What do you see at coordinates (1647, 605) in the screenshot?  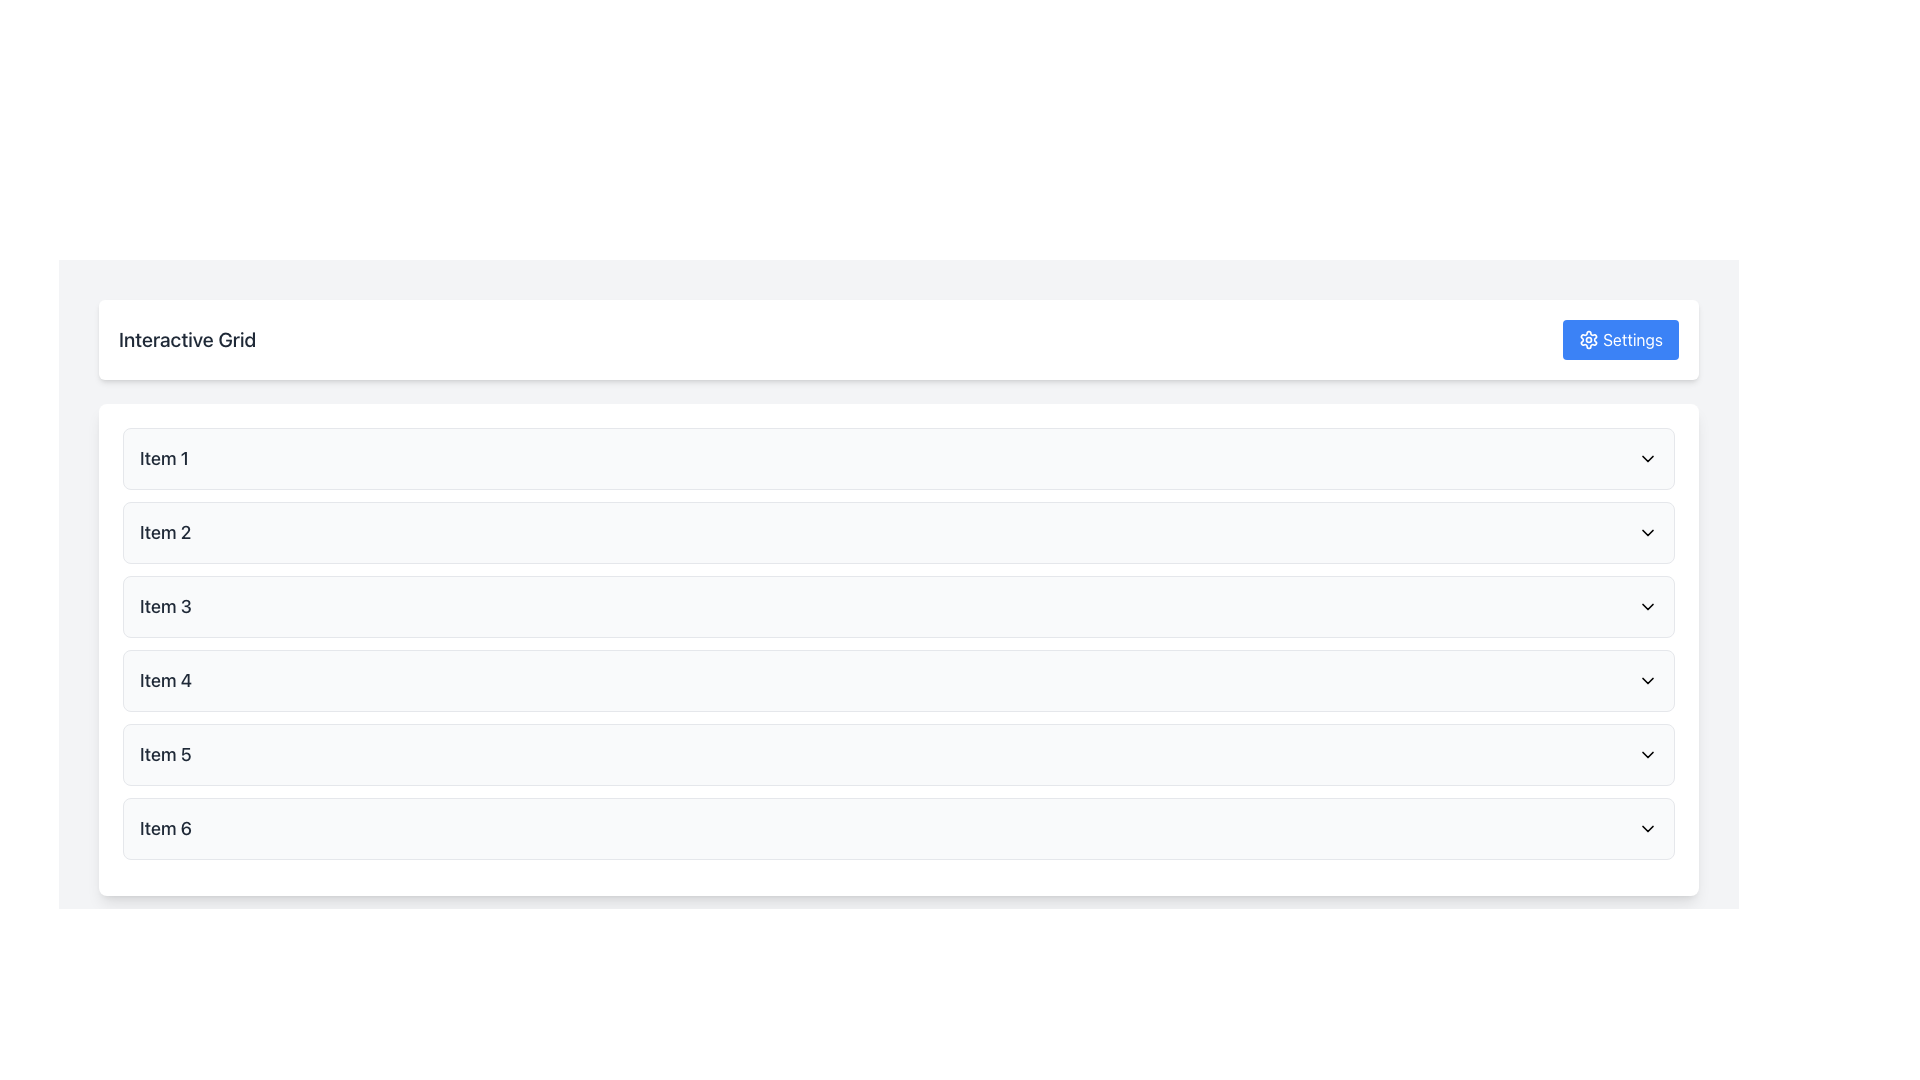 I see `the downward-pointing chevron icon located at the extreme right end of the 'Item 3' row` at bounding box center [1647, 605].